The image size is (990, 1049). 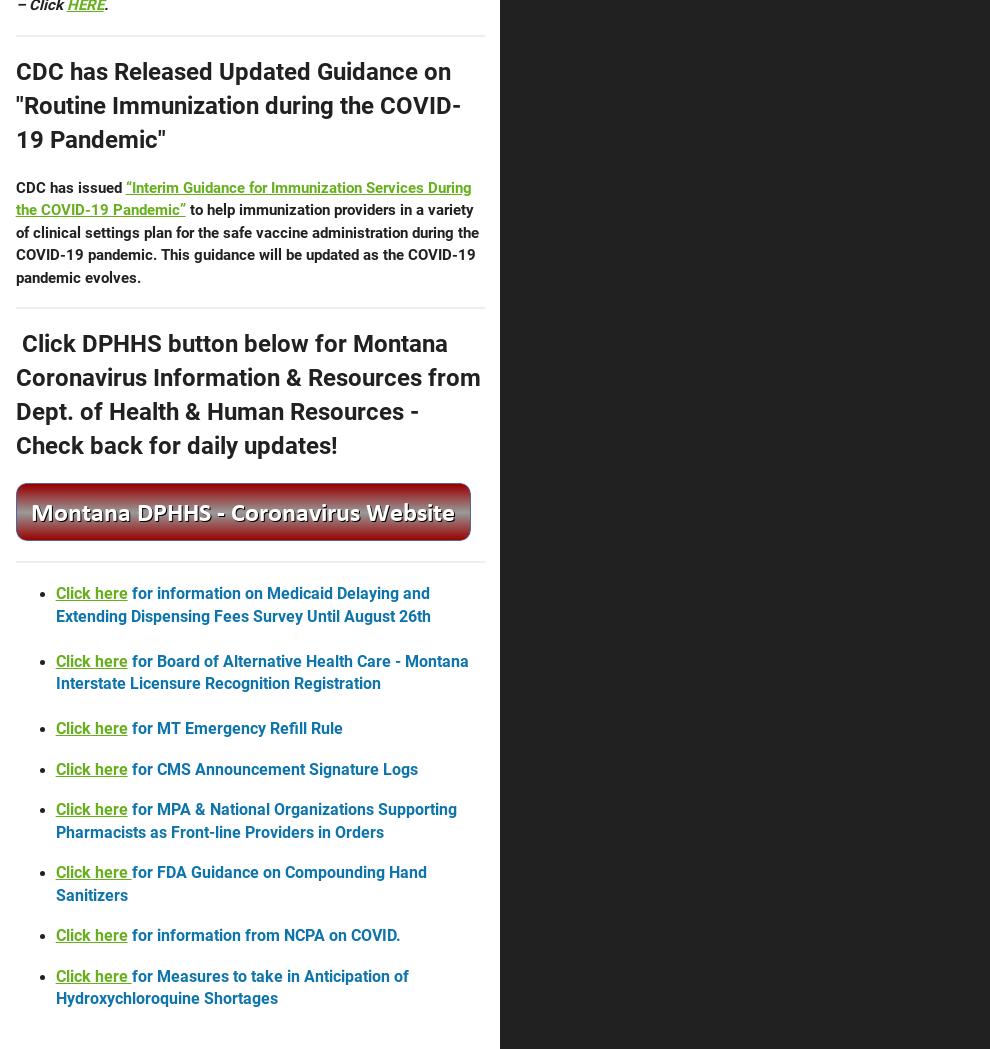 What do you see at coordinates (362, 935) in the screenshot?
I see `'on COVID.'` at bounding box center [362, 935].